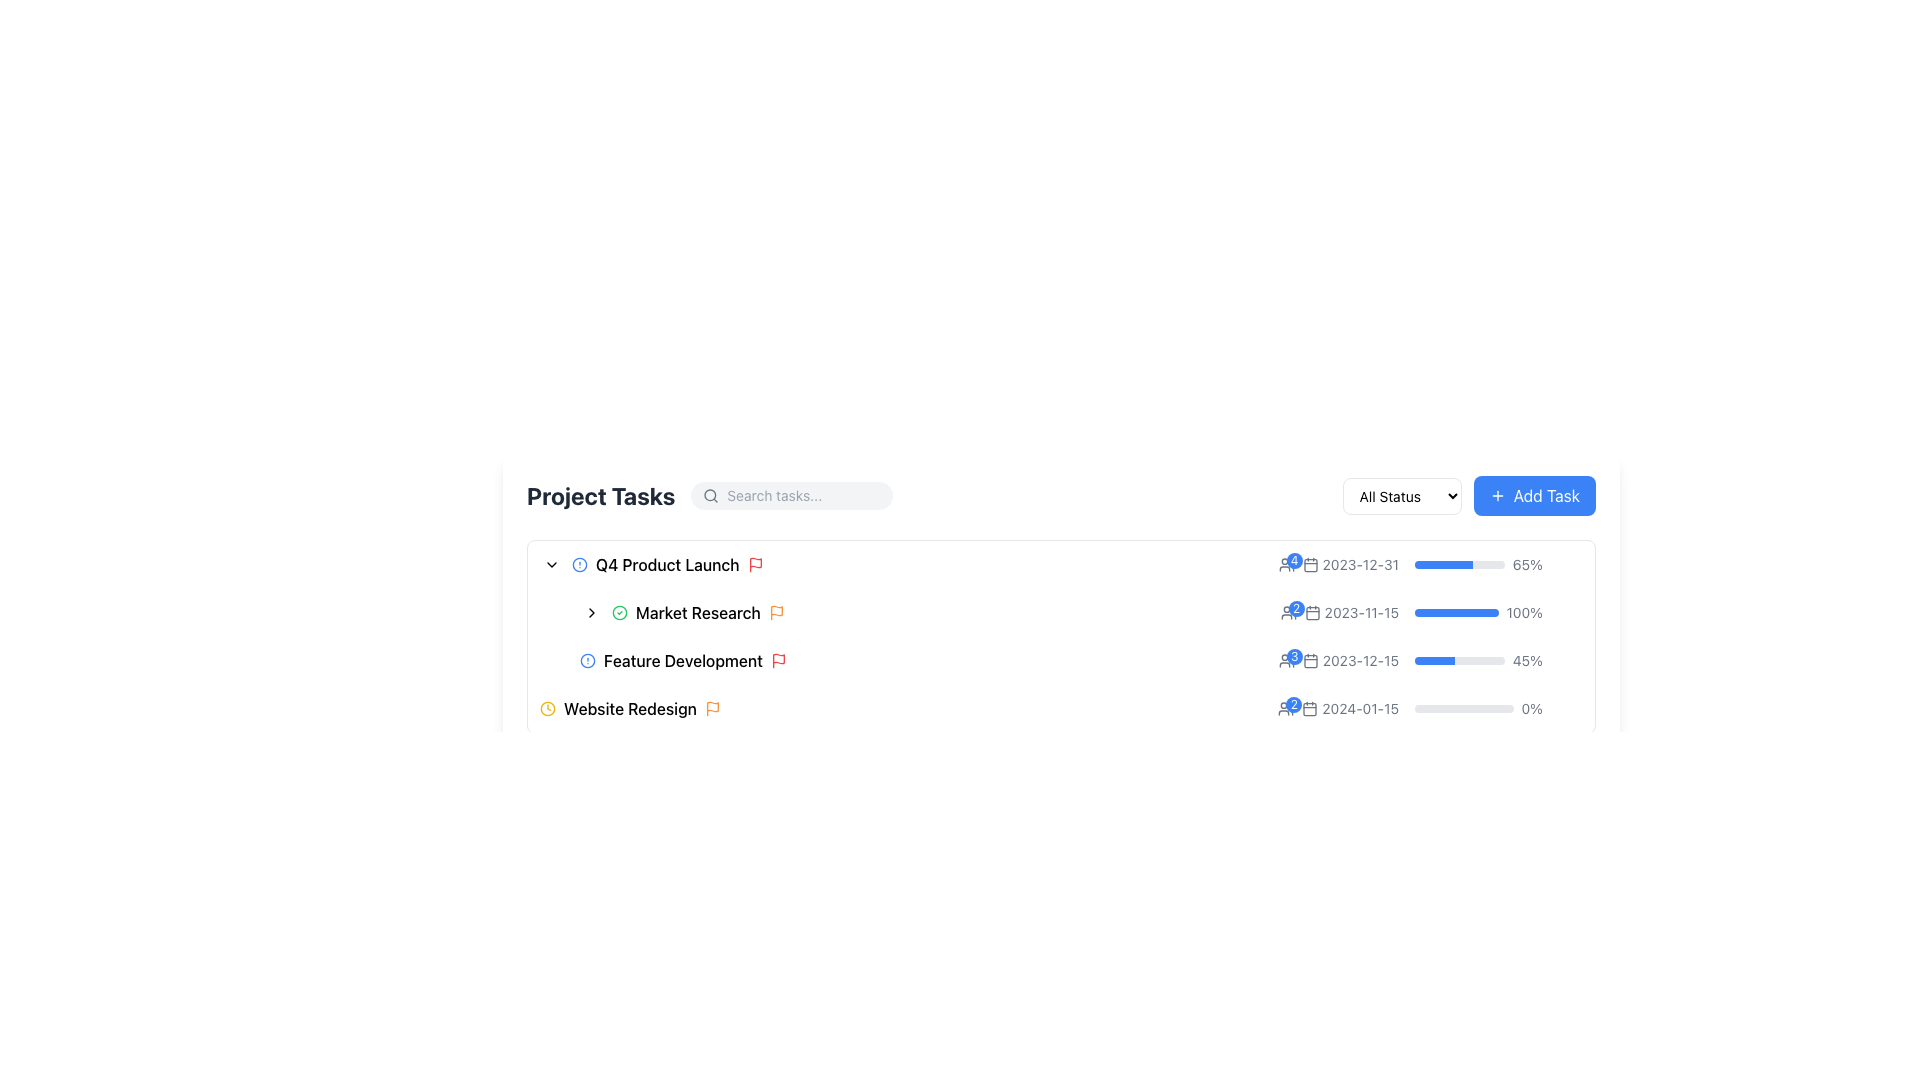 This screenshot has width=1920, height=1080. What do you see at coordinates (552, 564) in the screenshot?
I see `the downward-pointing chevron icon located to the right of the 'Q4 Product Launch' task label` at bounding box center [552, 564].